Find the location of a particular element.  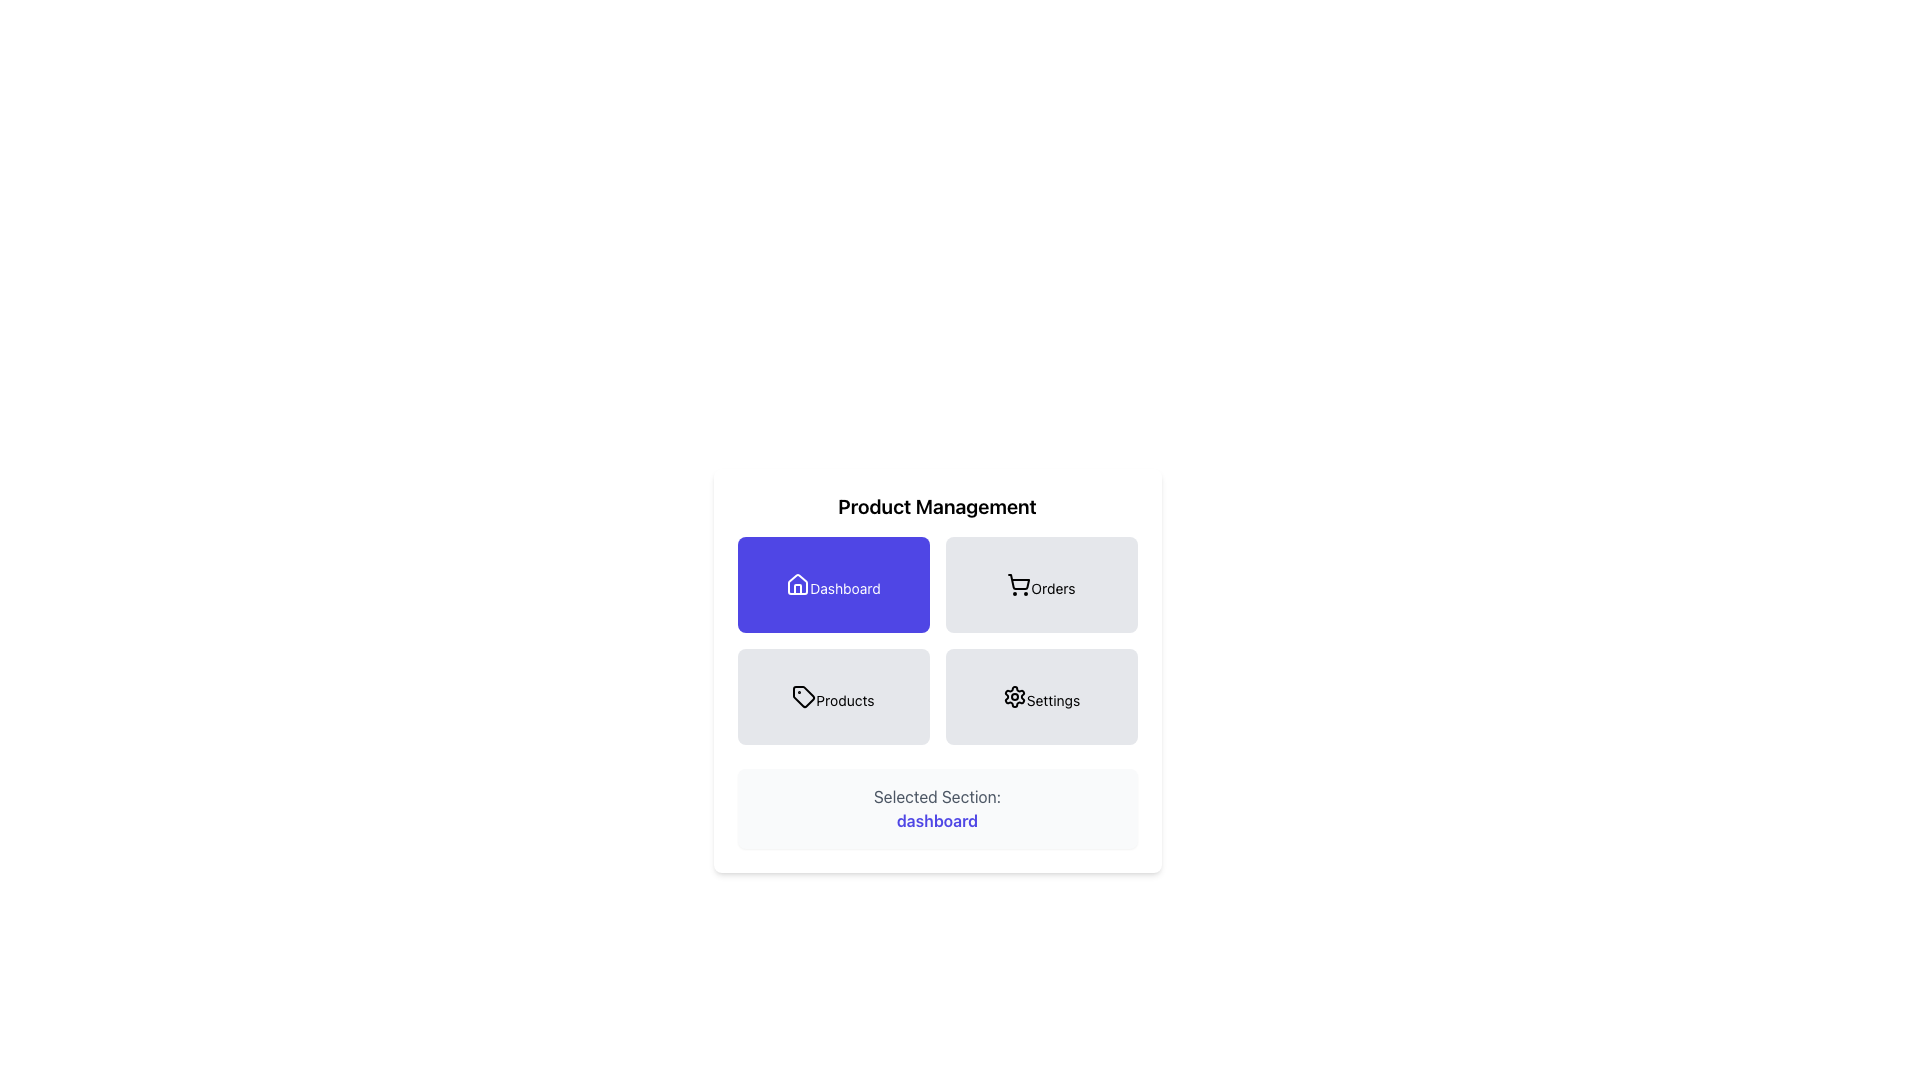

the 'Orders' section label located within the second button of the top row in a 2x2 grid layout is located at coordinates (1052, 588).